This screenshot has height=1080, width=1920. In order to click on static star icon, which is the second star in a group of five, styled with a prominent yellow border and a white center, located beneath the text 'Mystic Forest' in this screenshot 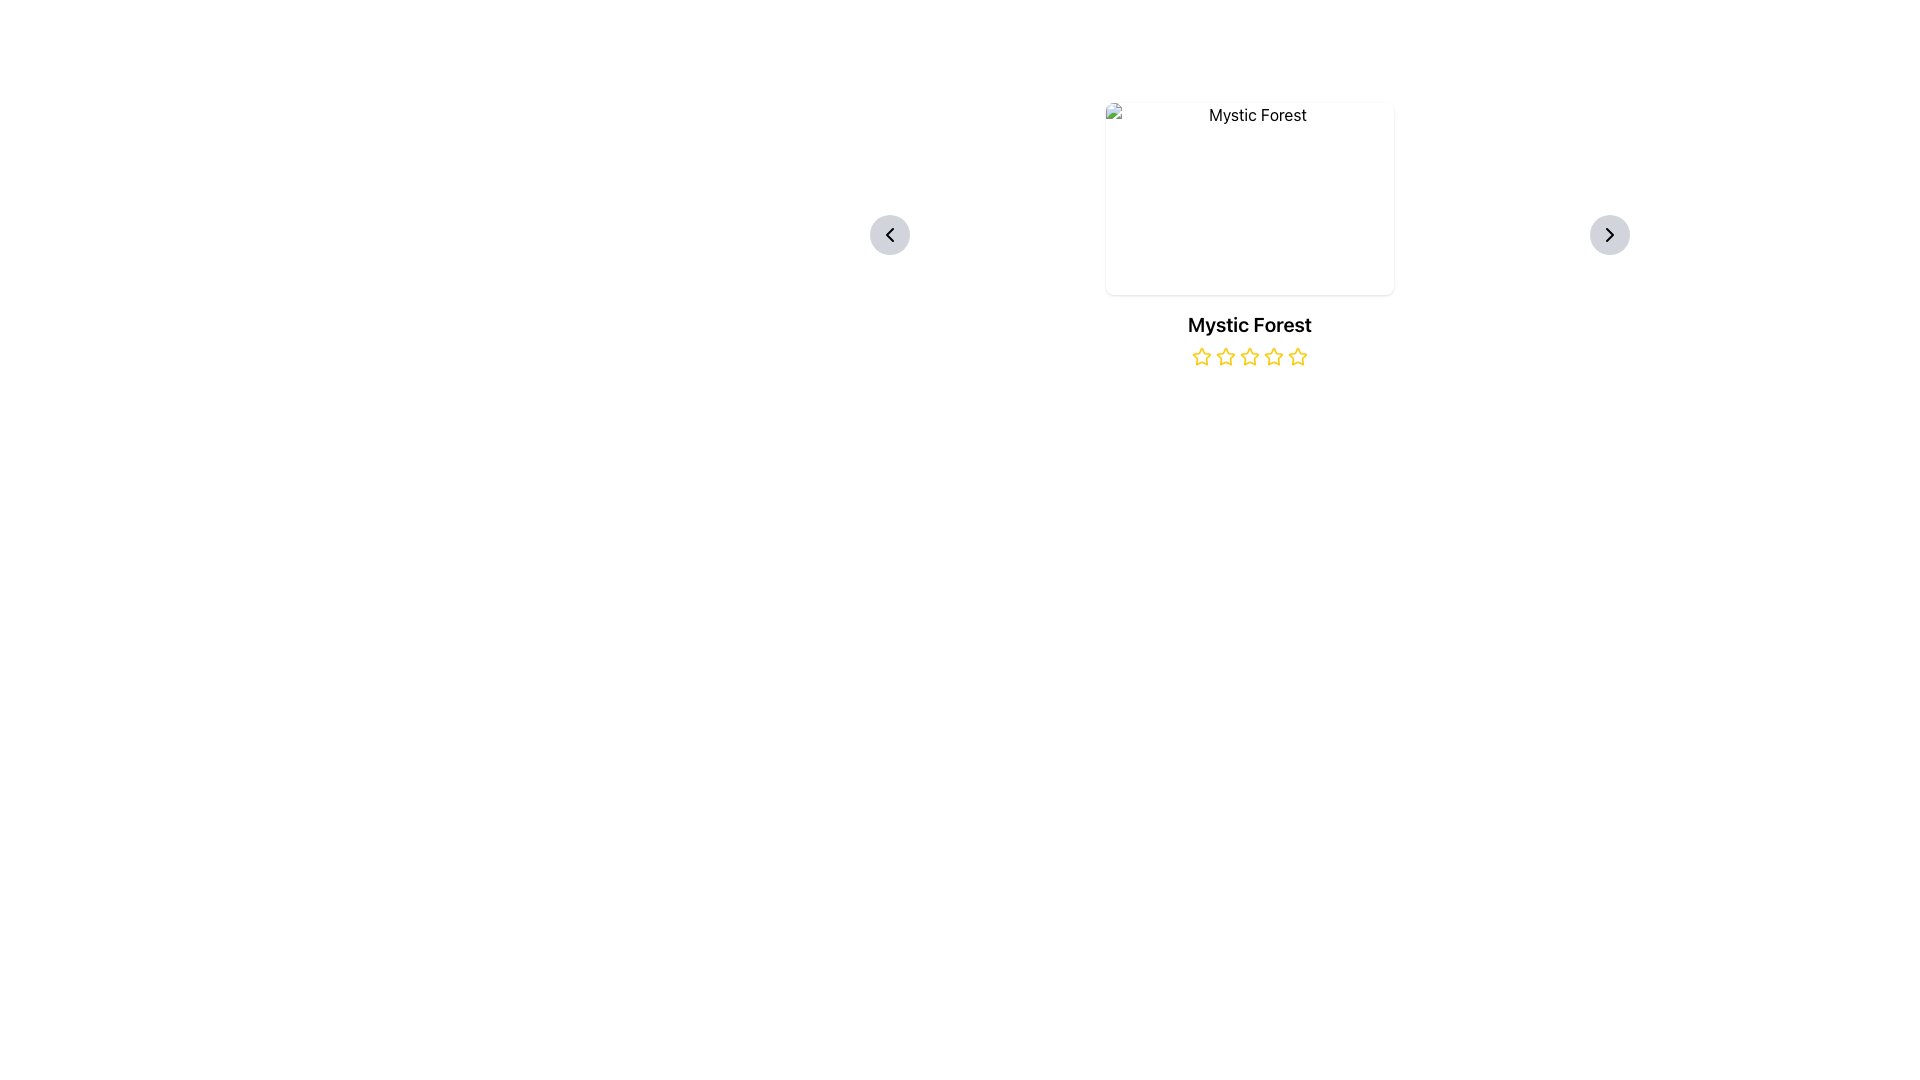, I will do `click(1224, 355)`.